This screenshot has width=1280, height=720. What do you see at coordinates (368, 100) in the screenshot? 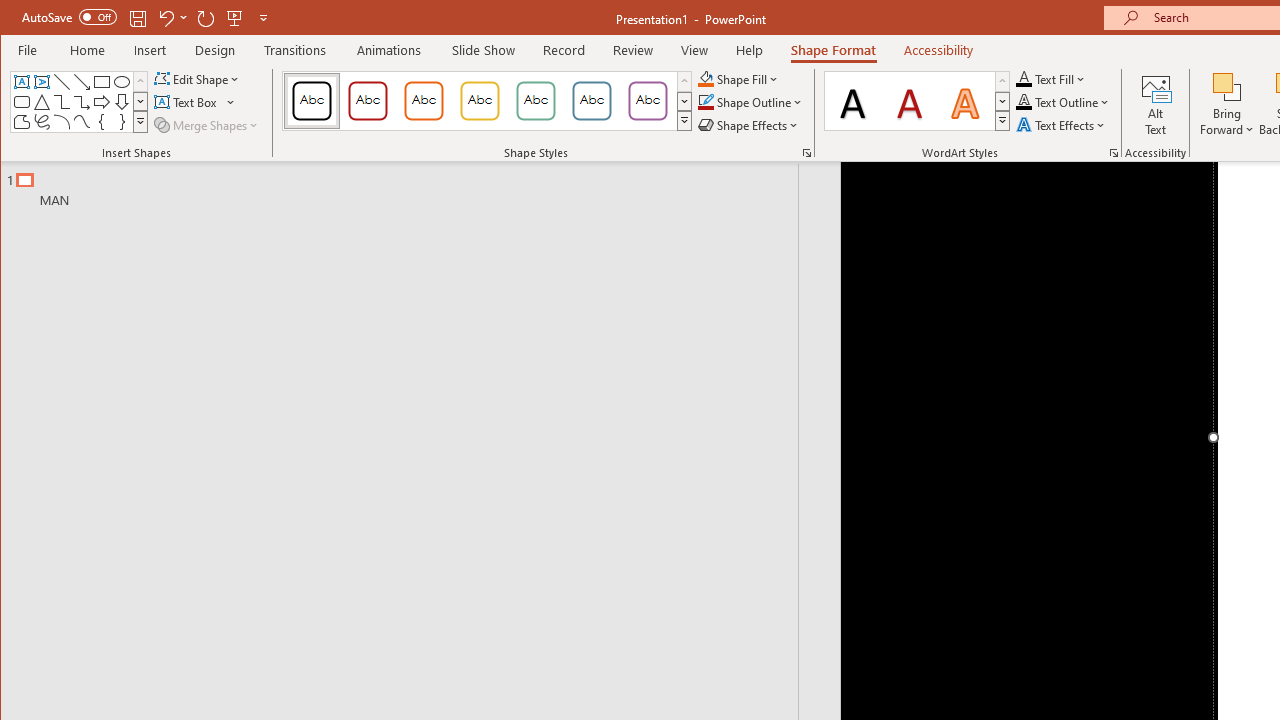
I see `'Colored Outline - Dark Red, Accent 1'` at bounding box center [368, 100].